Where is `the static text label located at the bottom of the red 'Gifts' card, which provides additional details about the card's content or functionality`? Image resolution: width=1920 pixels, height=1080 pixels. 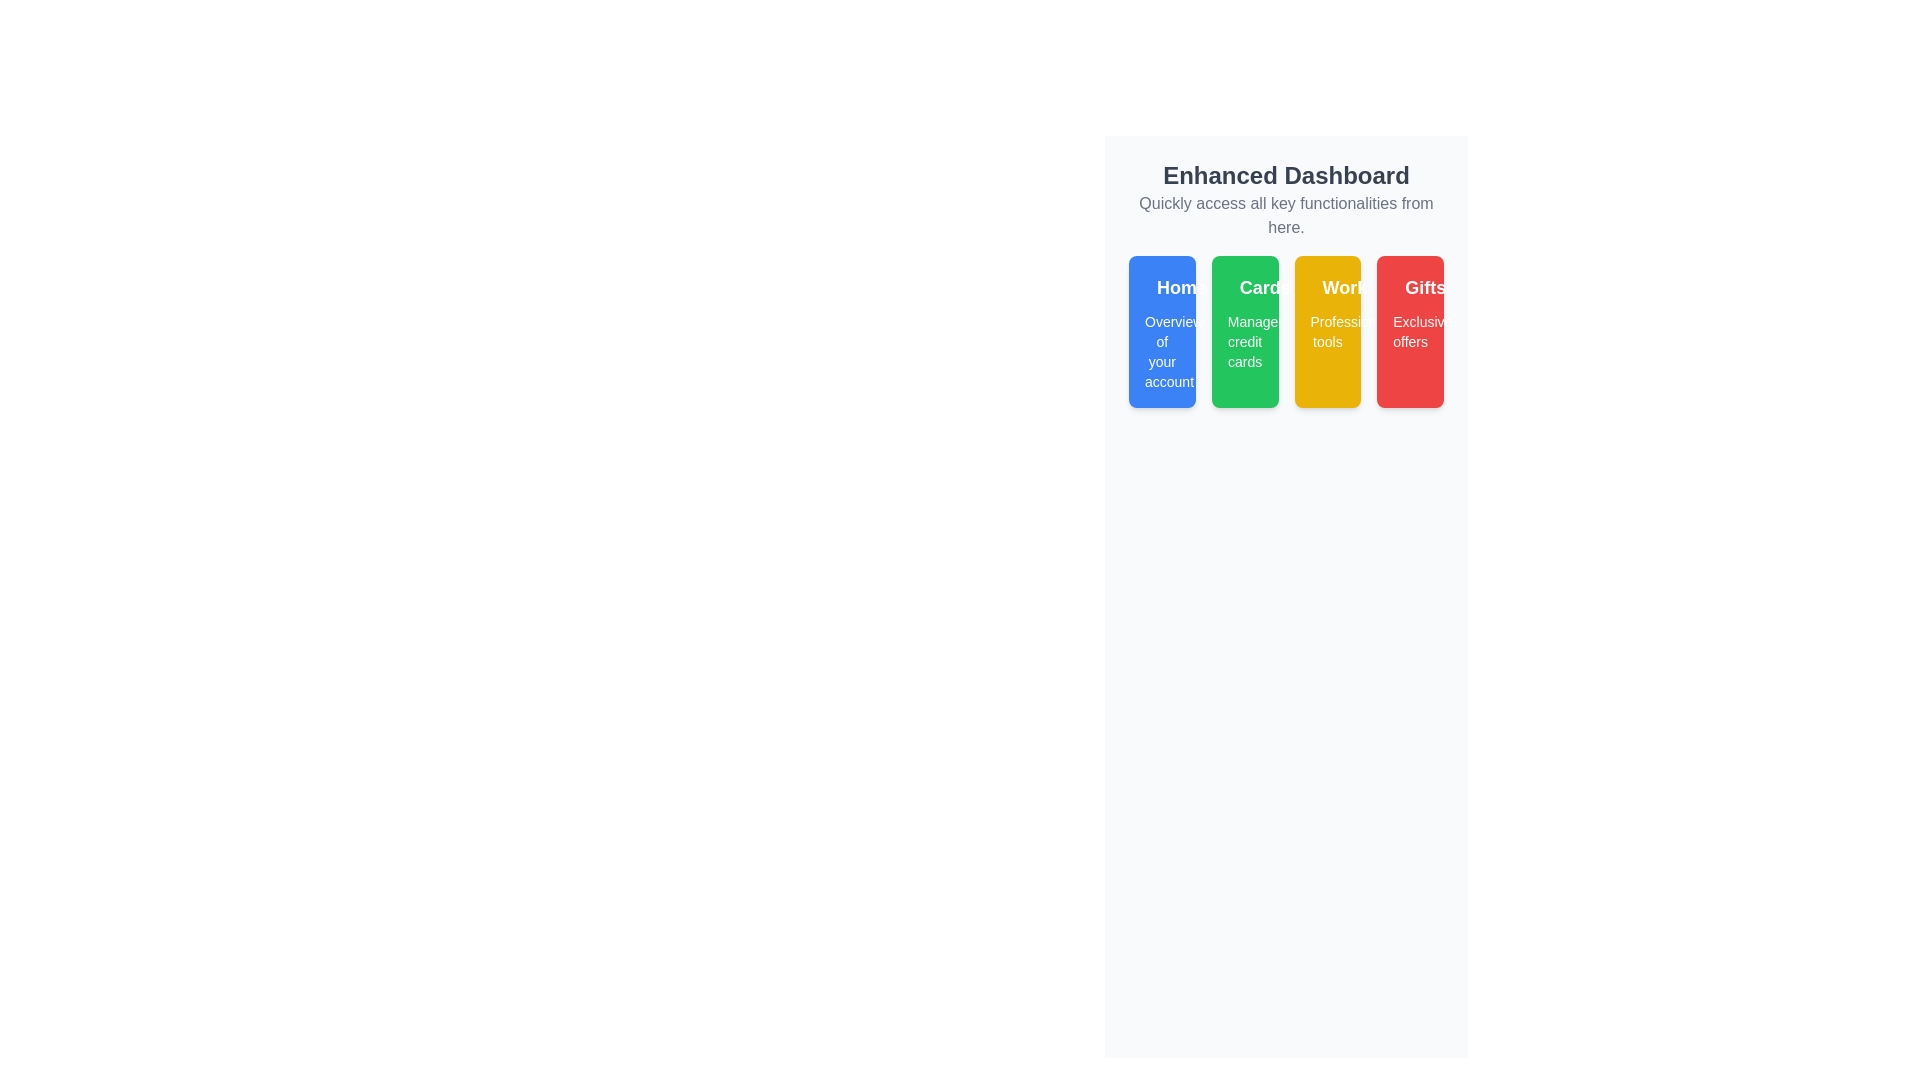 the static text label located at the bottom of the red 'Gifts' card, which provides additional details about the card's content or functionality is located at coordinates (1409, 330).